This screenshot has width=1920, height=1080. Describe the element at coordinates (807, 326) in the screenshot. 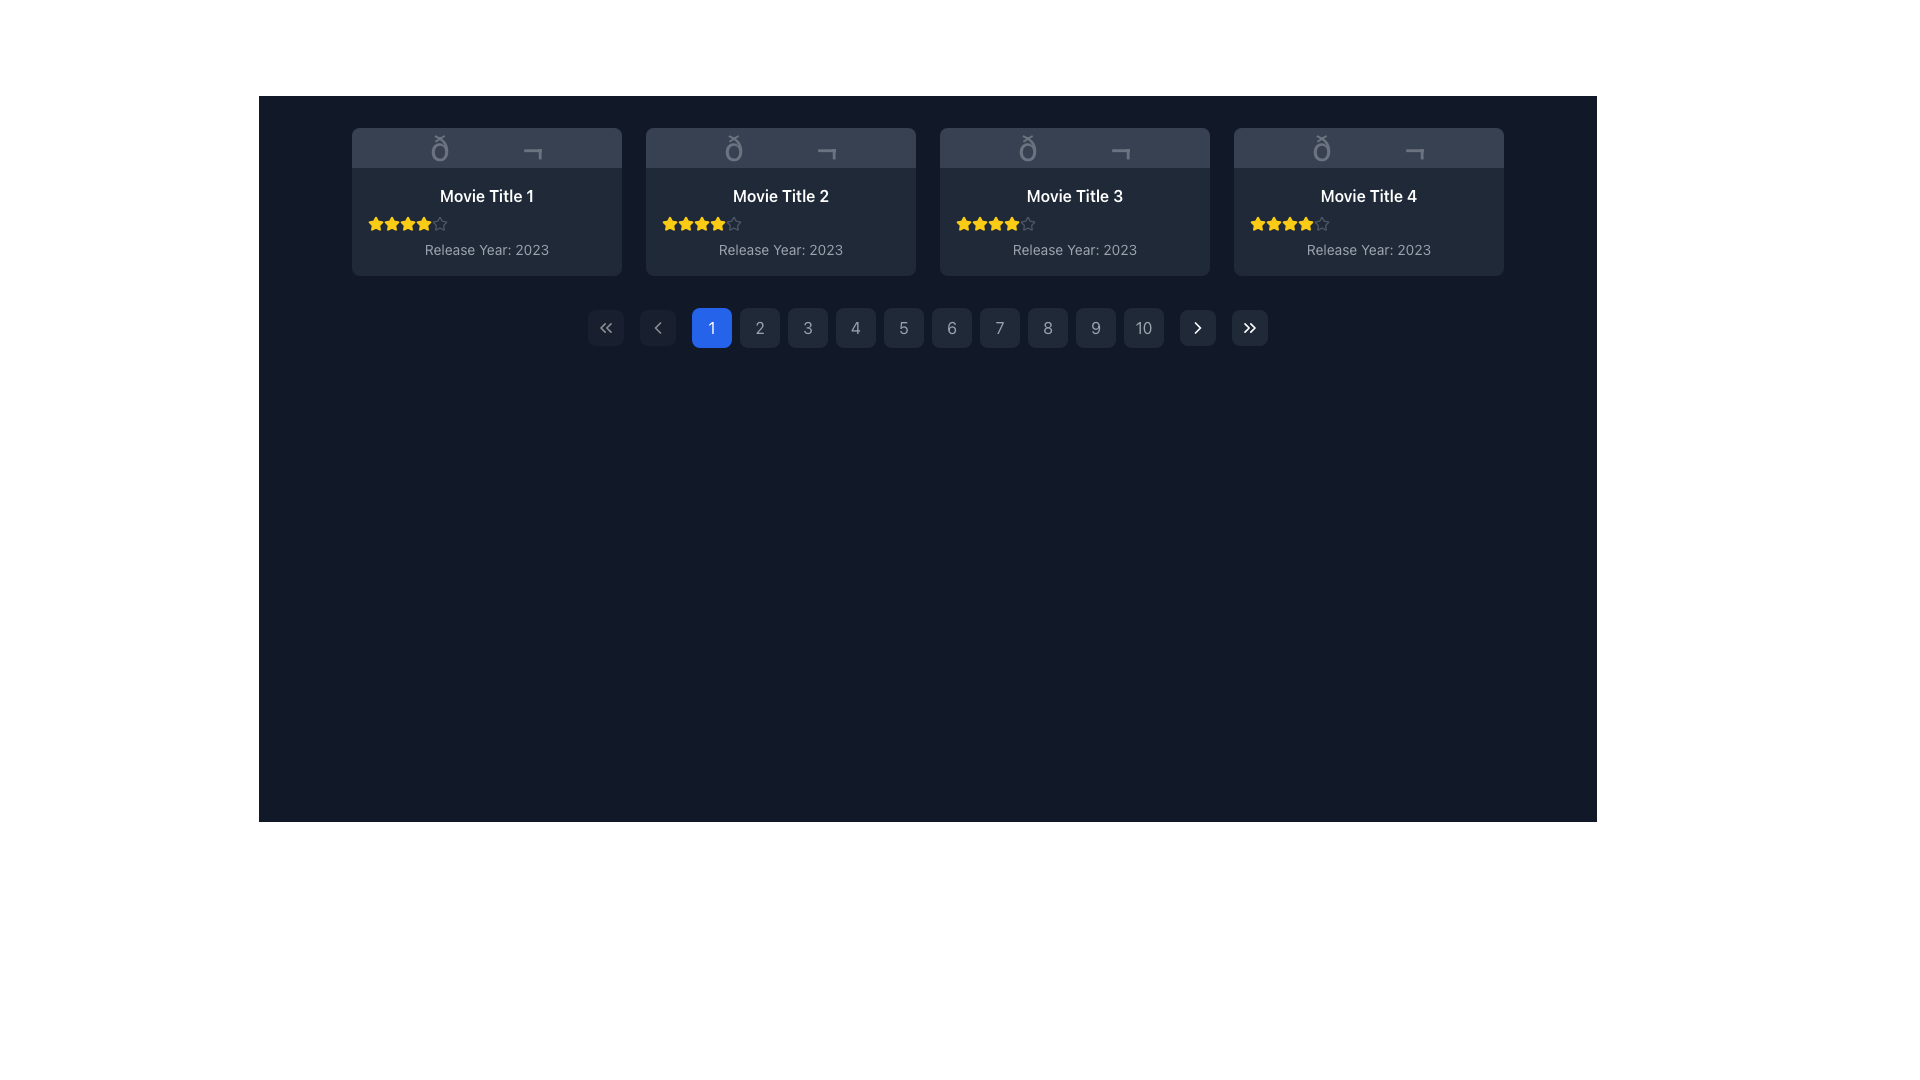

I see `the third pagination button, which is located between buttons '2' and '4' in a row of numbered buttons at the bottom center of the page` at that location.